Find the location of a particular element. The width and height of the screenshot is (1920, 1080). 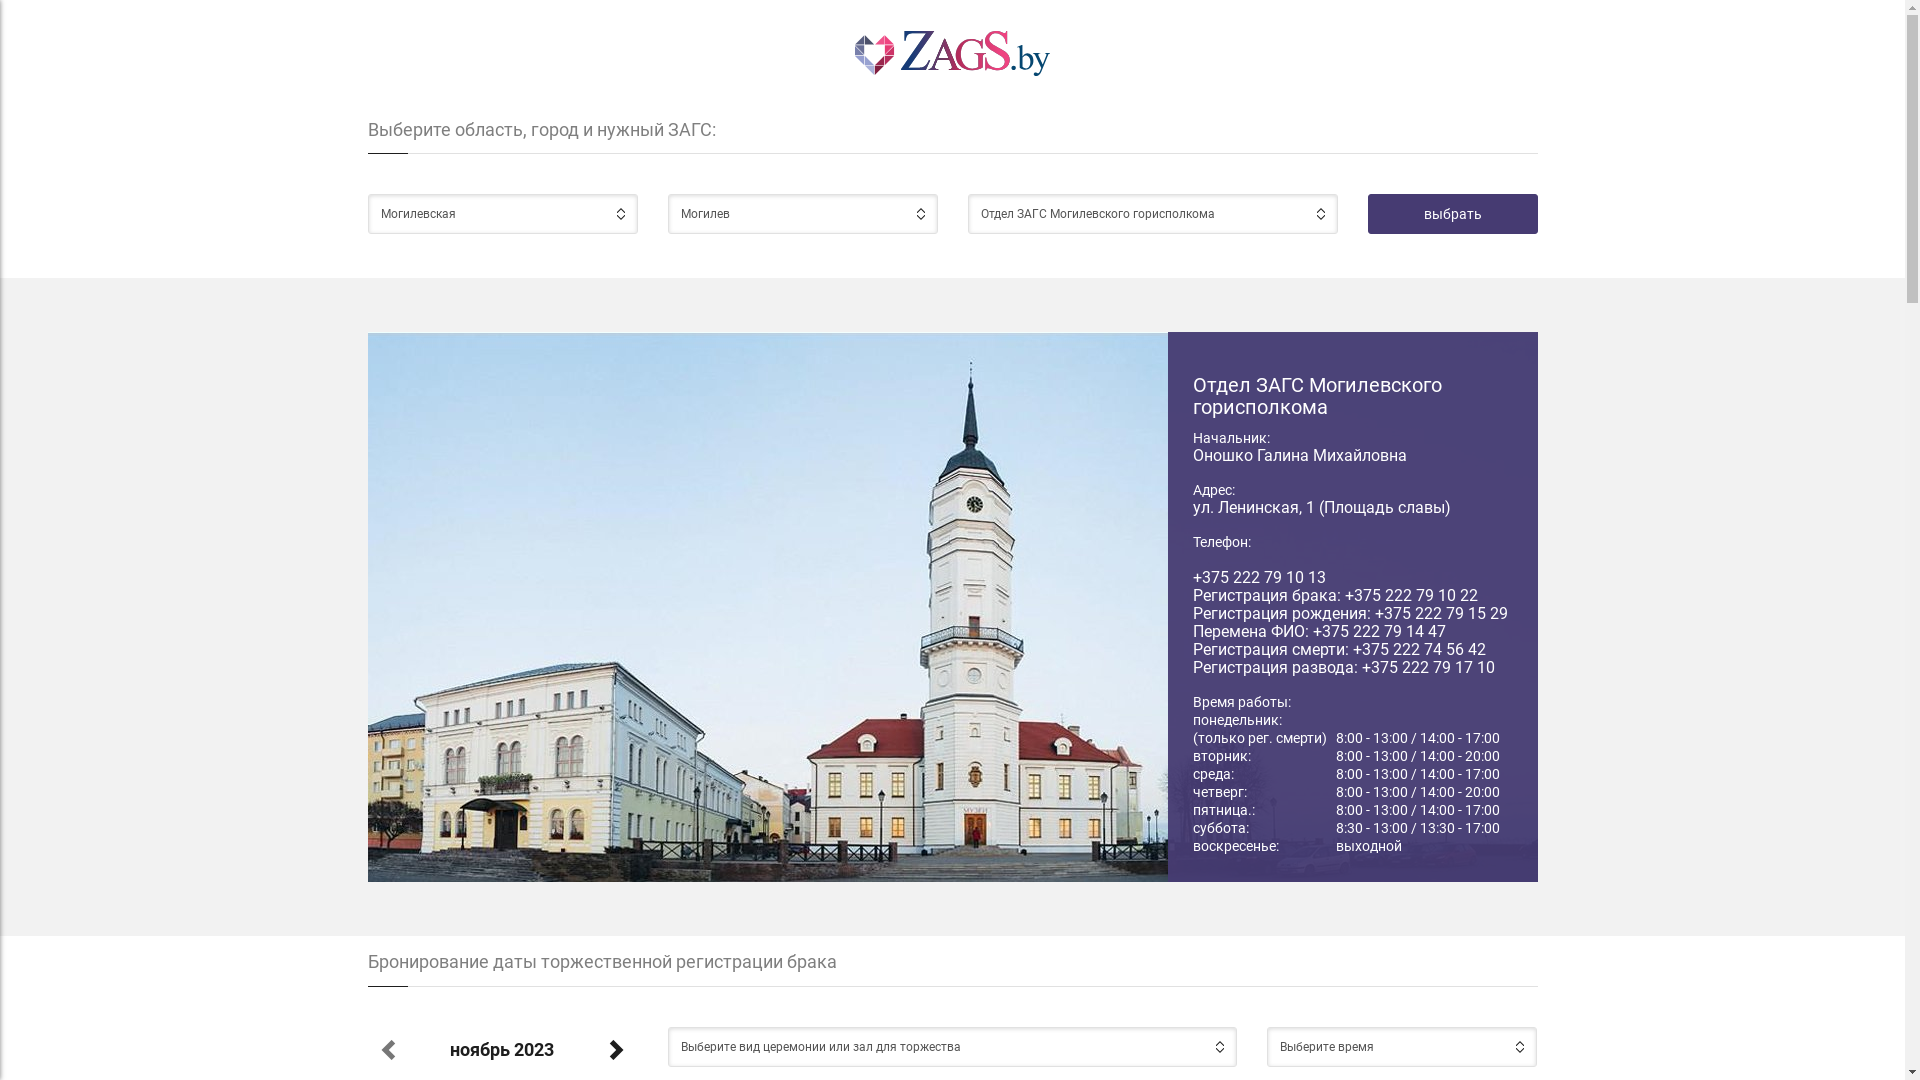

'Next Month' is located at coordinates (613, 1048).